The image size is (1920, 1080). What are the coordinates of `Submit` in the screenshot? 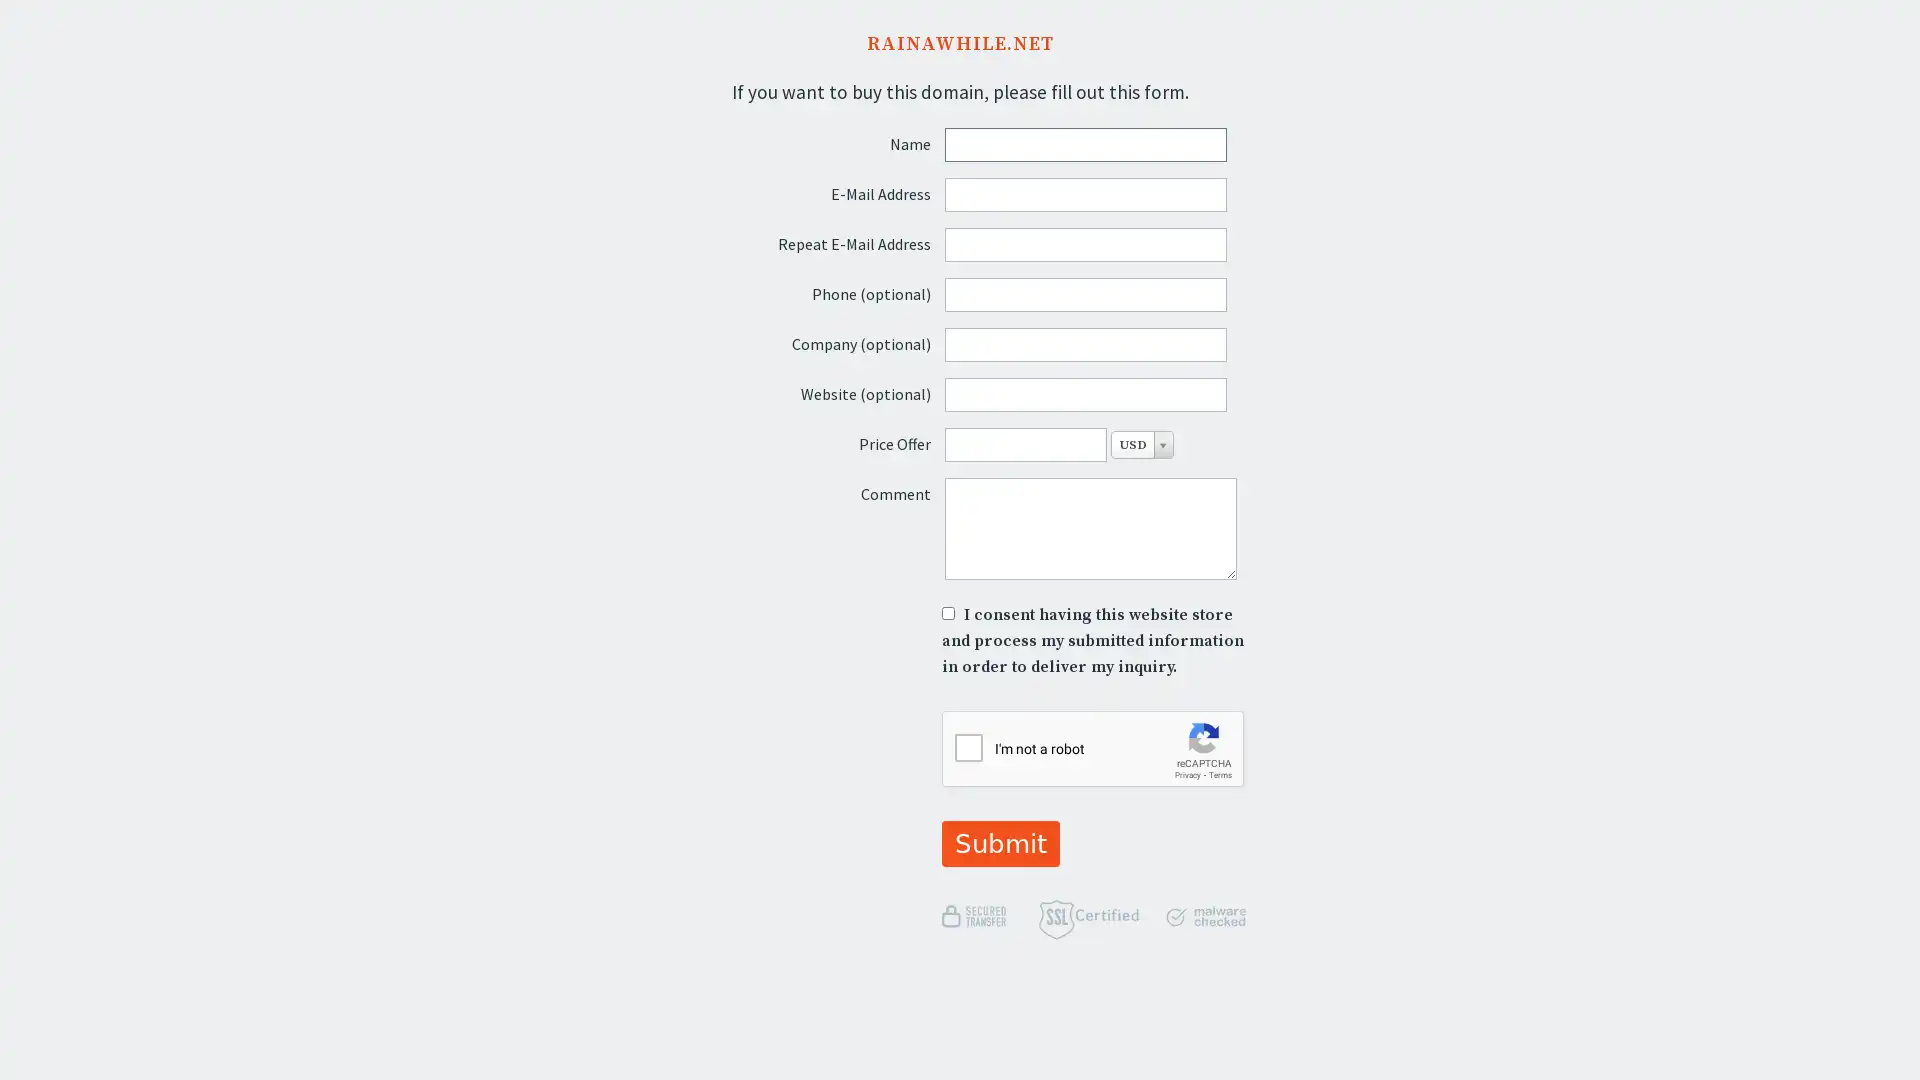 It's located at (1000, 844).